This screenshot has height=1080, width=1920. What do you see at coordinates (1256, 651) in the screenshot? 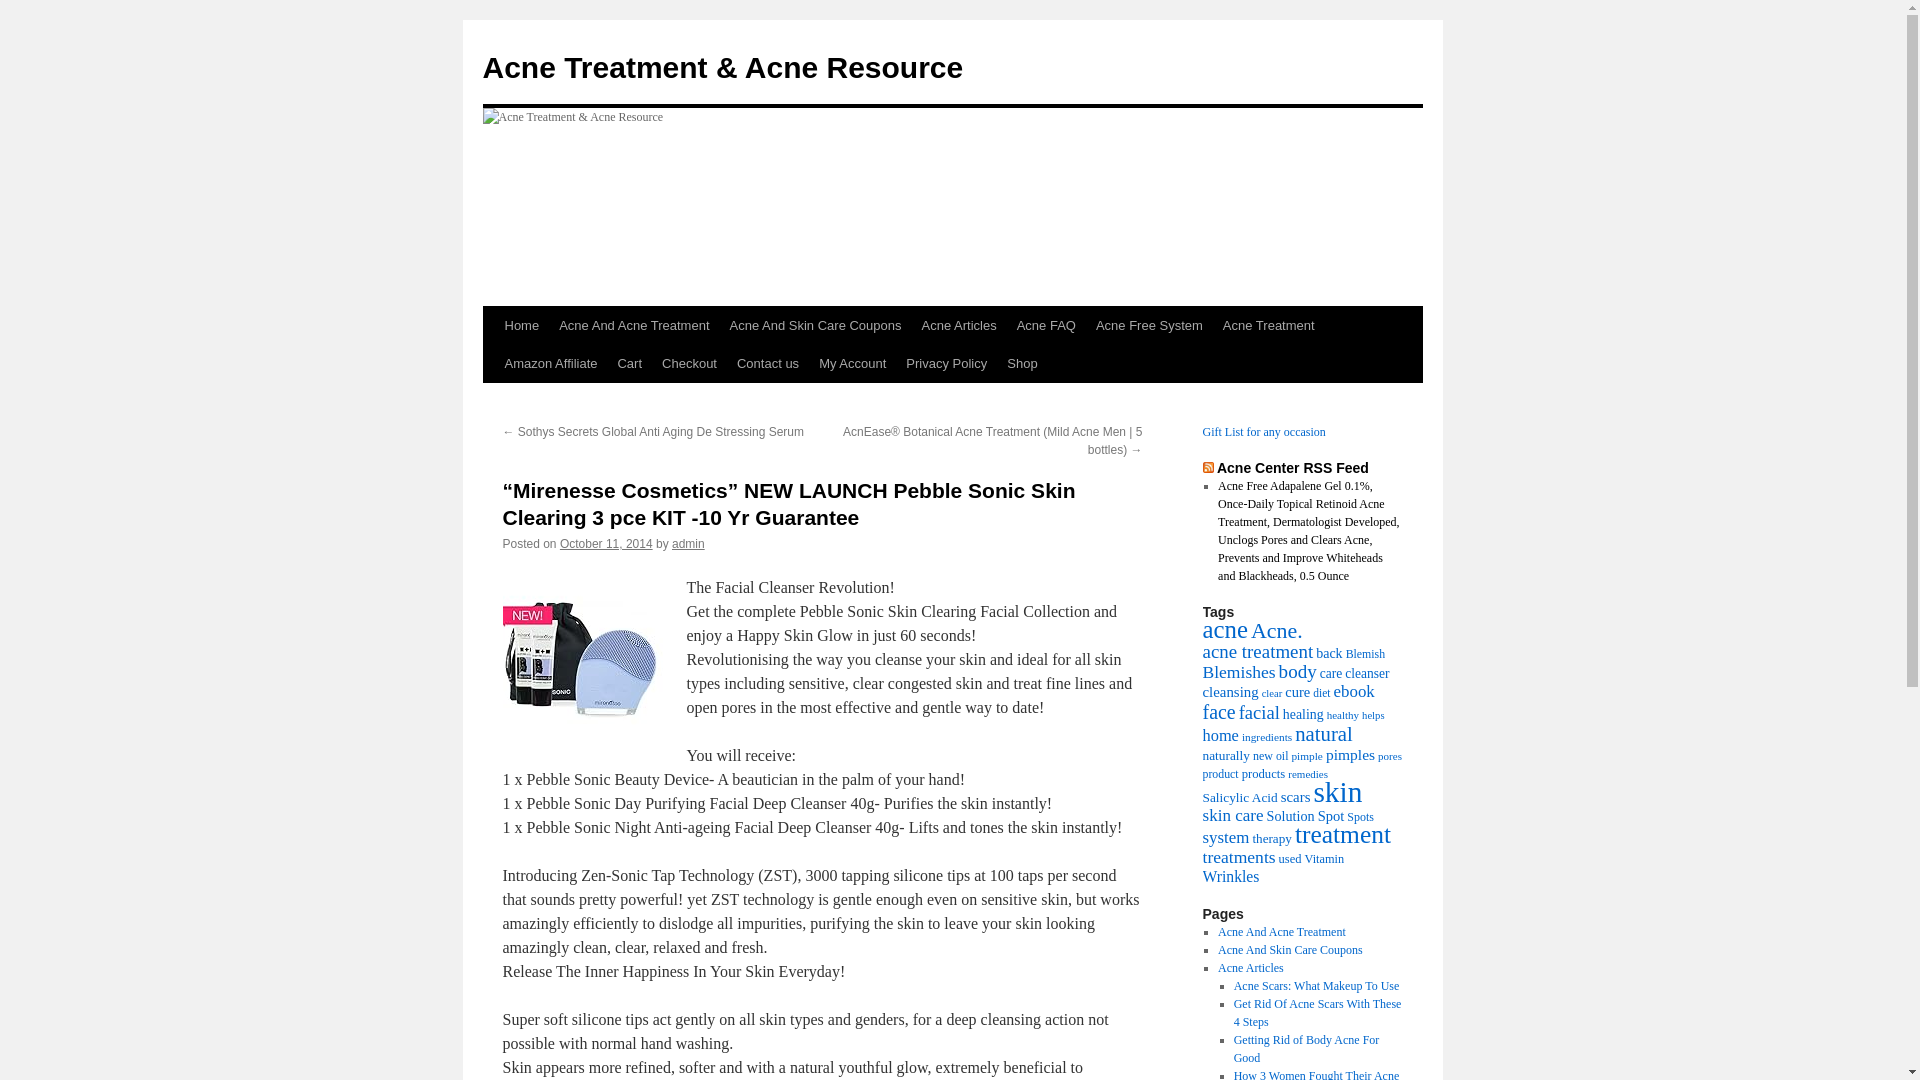
I see `'acne treatment'` at bounding box center [1256, 651].